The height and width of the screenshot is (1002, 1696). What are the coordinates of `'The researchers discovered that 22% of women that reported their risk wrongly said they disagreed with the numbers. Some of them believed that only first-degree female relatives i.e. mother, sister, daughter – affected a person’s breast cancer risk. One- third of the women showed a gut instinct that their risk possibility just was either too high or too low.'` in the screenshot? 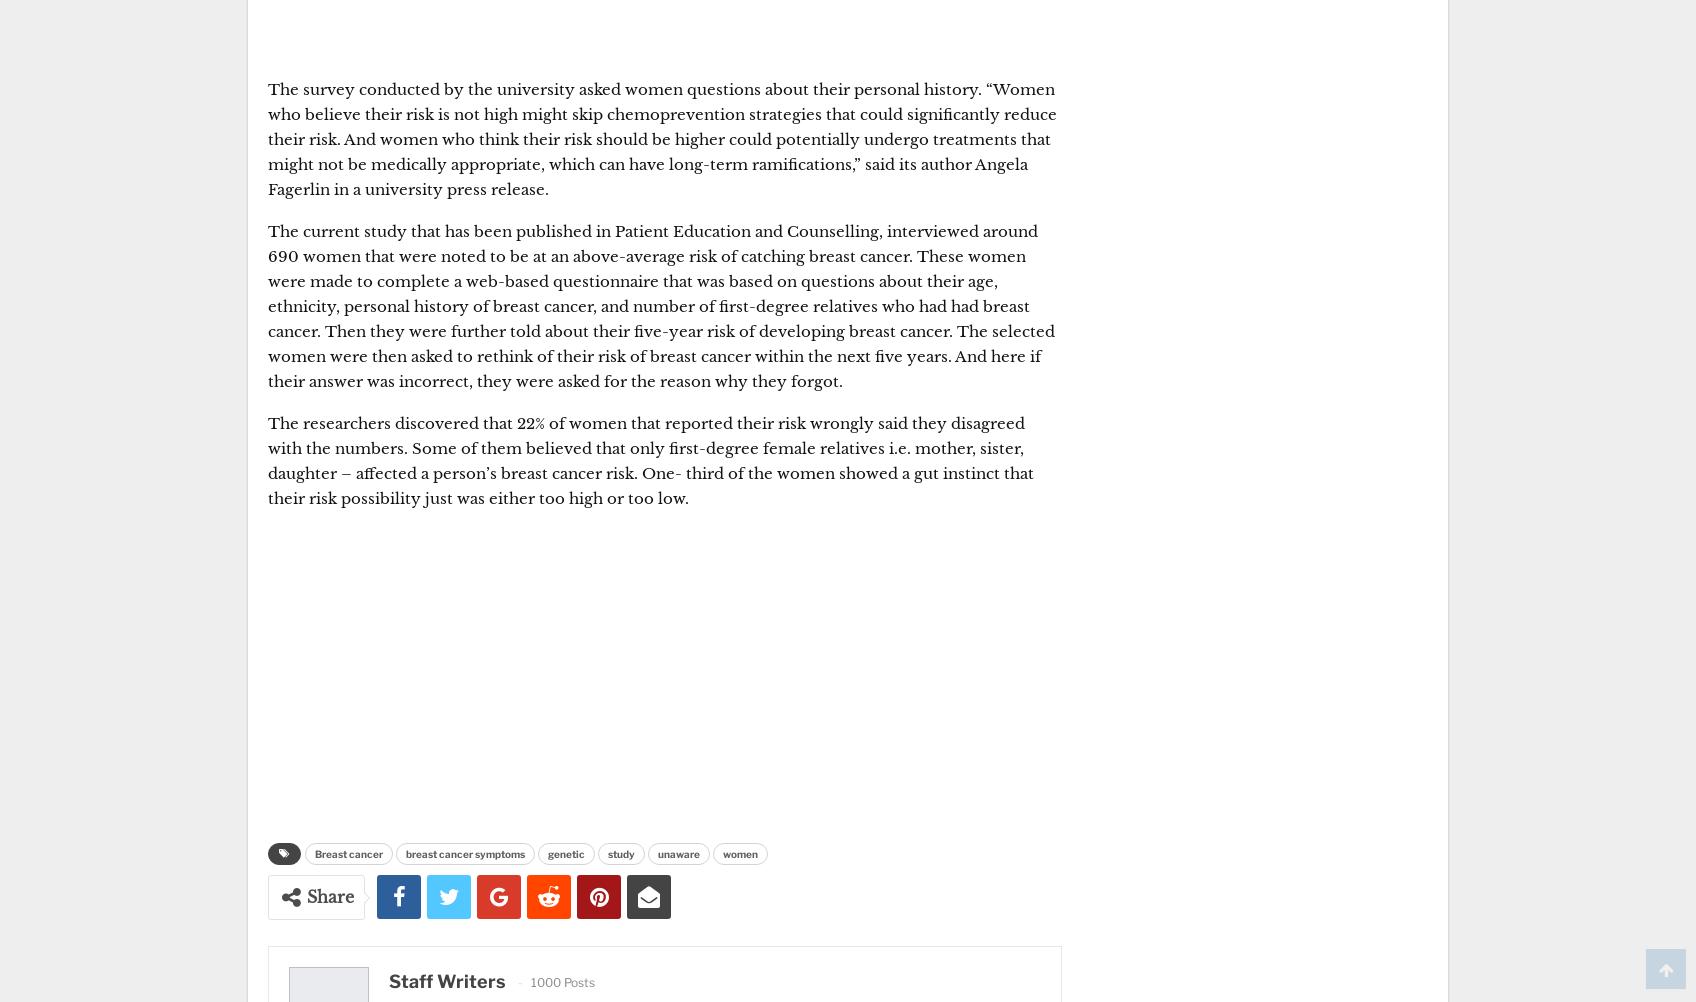 It's located at (649, 460).